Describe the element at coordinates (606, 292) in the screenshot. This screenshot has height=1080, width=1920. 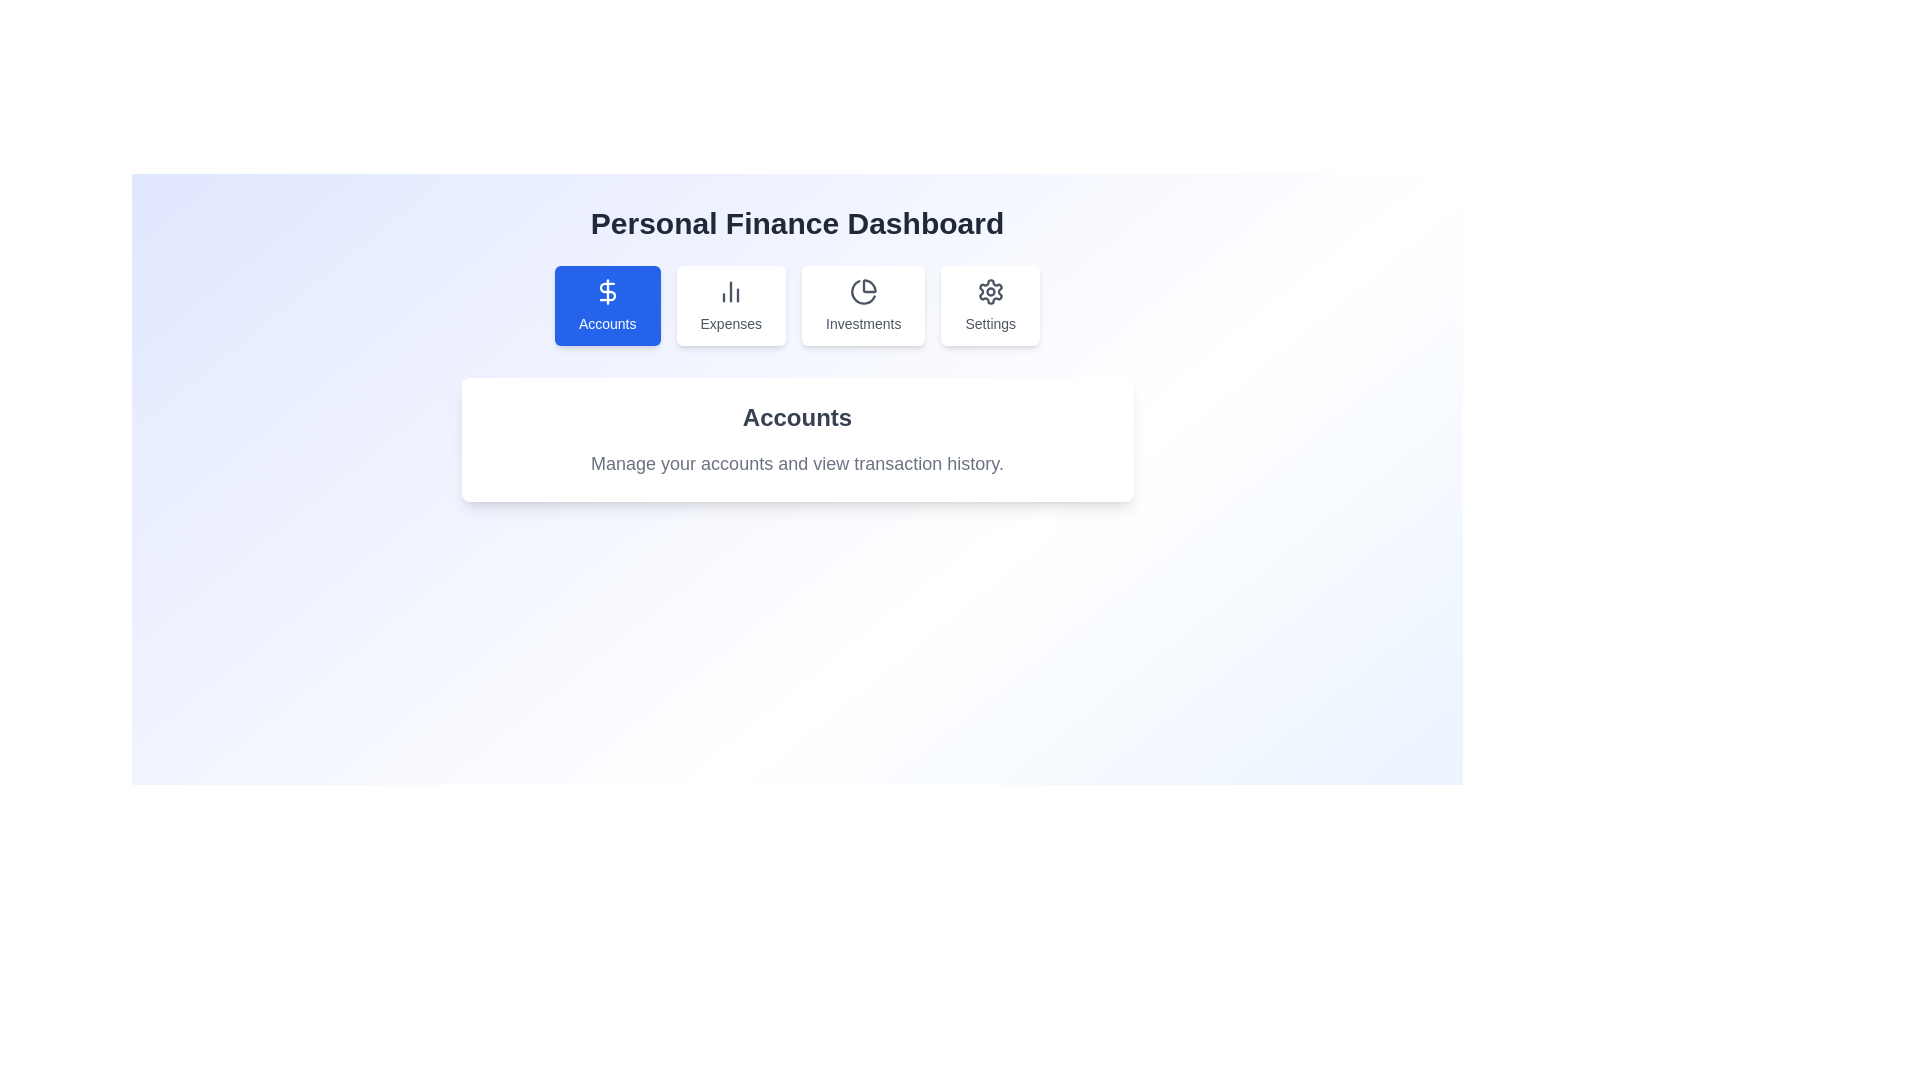
I see `the 'Accounts' icon located at the center of the blue button labeled 'Accounts'` at that location.